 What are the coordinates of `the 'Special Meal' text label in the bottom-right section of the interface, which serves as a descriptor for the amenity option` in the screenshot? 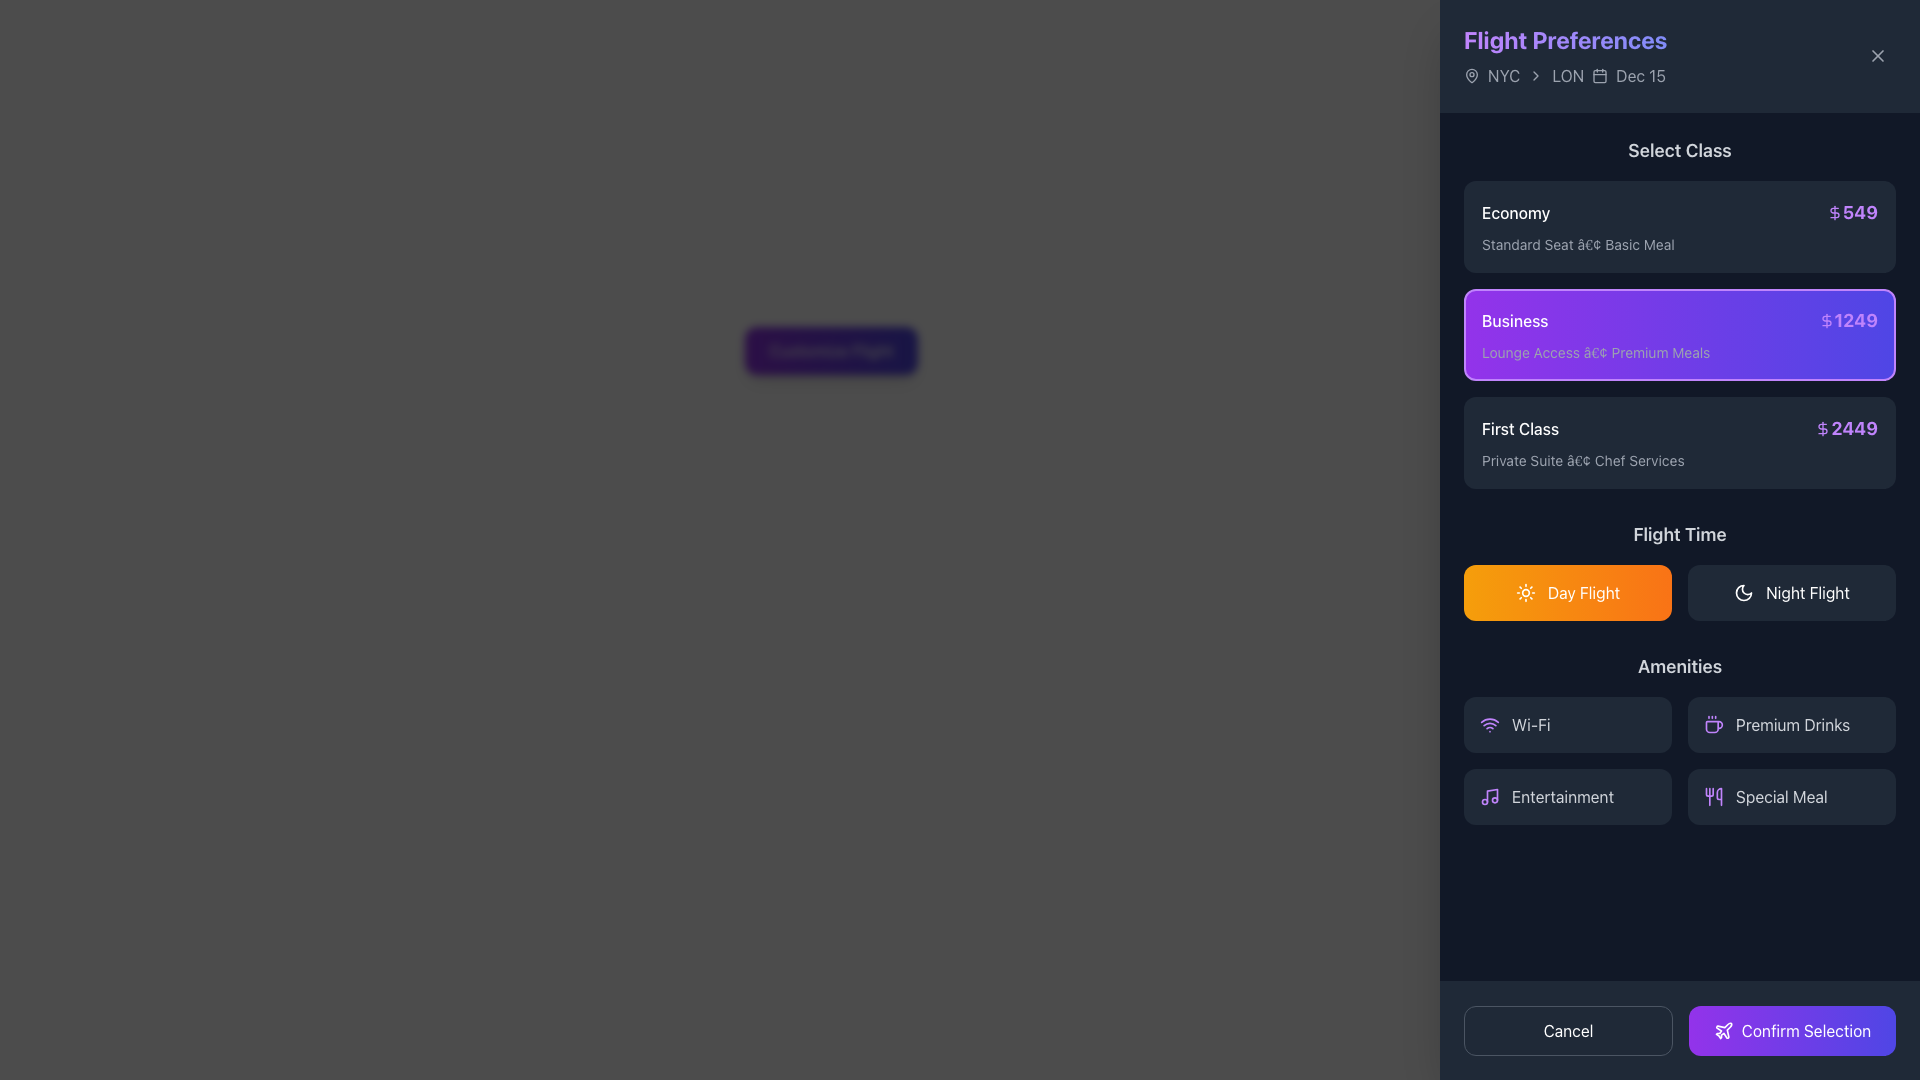 It's located at (1781, 796).